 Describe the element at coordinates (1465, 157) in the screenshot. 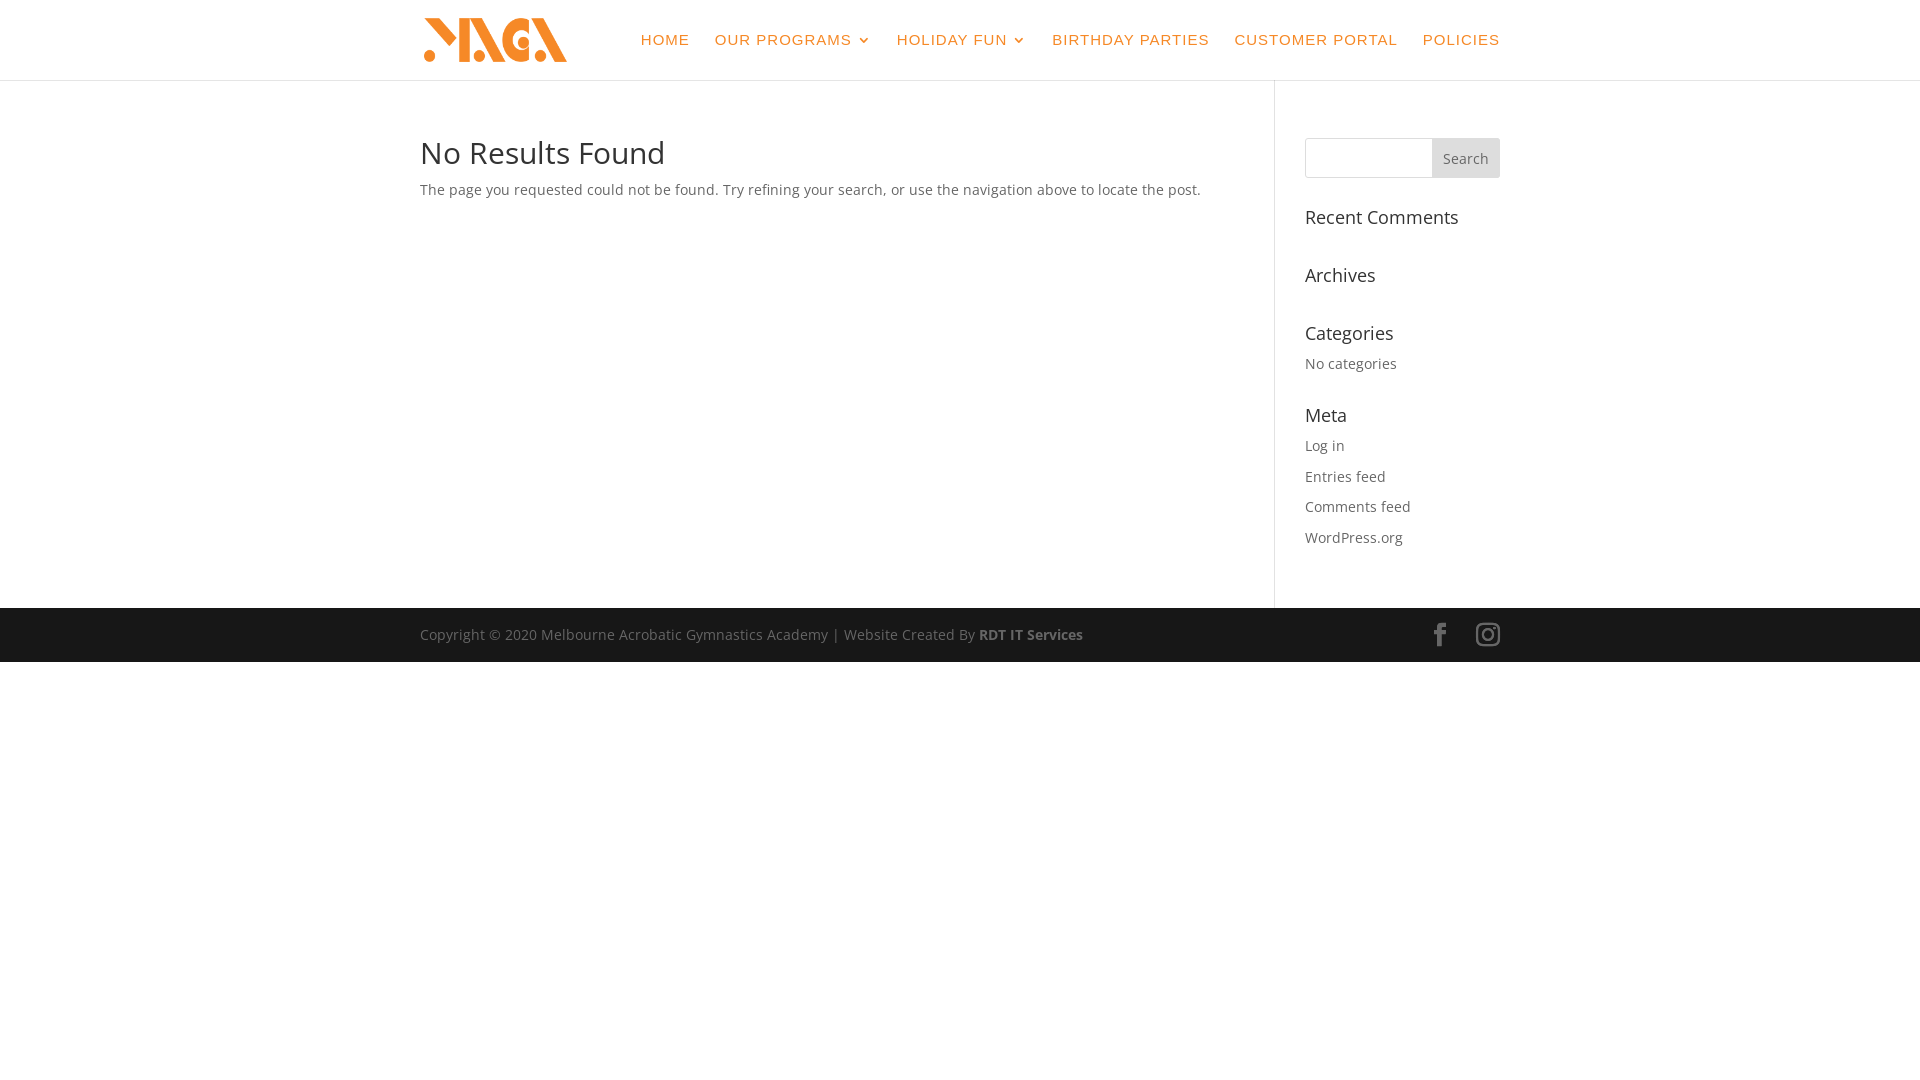

I see `'Search'` at that location.